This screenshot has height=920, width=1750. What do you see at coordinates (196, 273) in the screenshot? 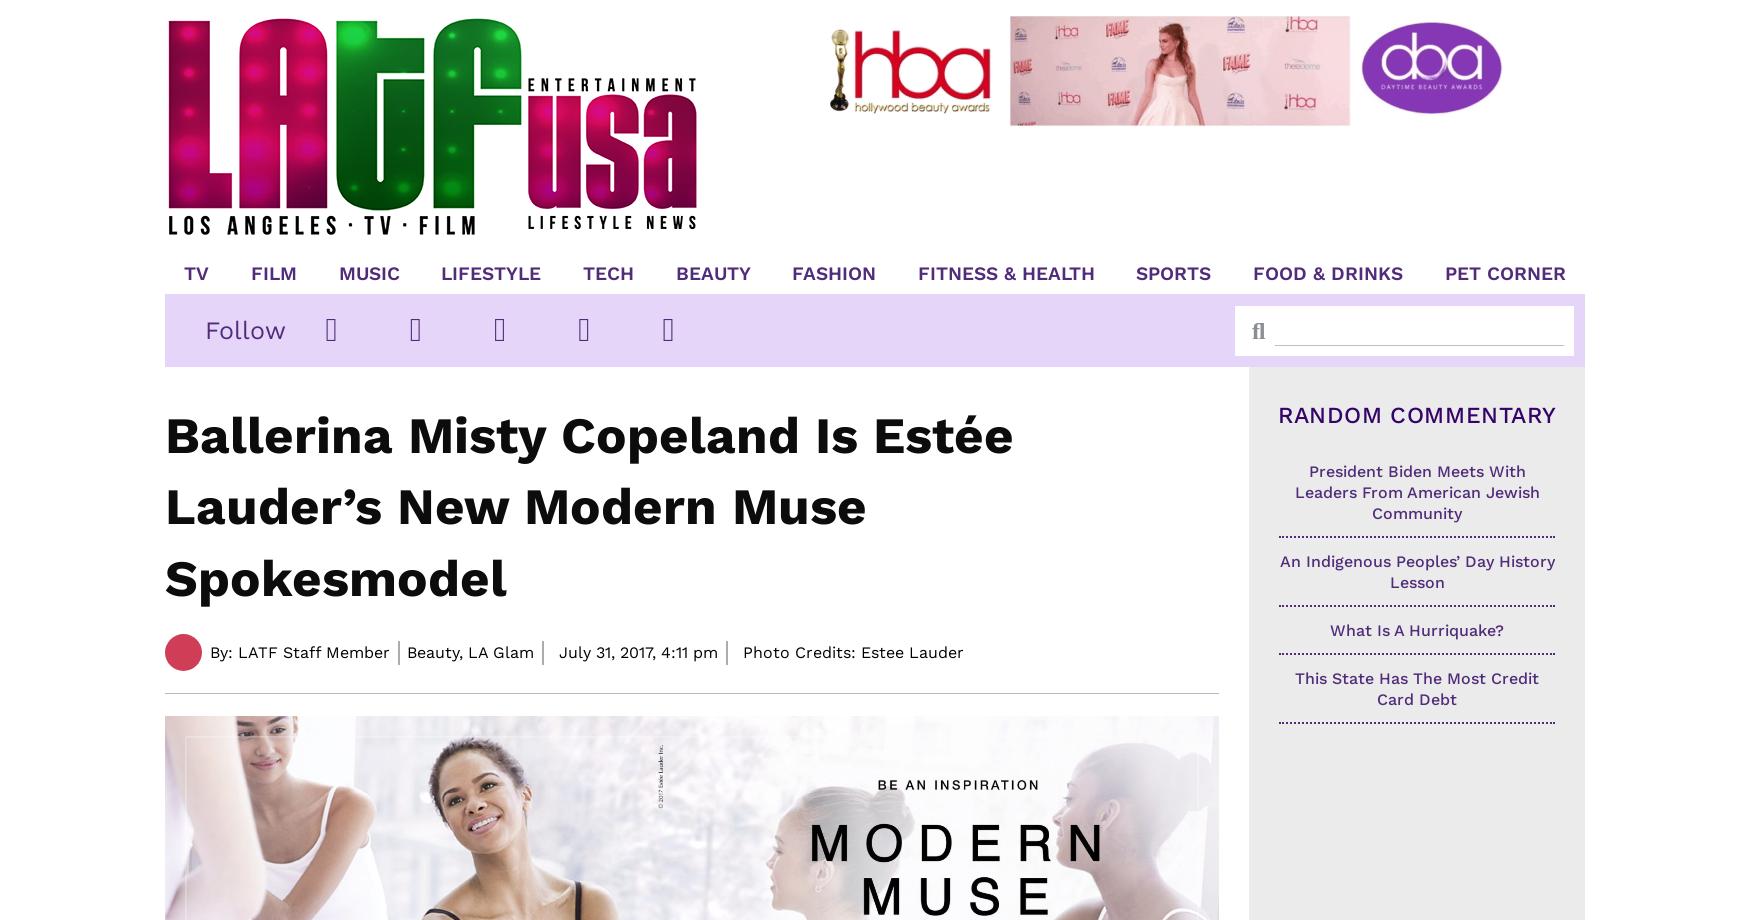
I see `'TV'` at bounding box center [196, 273].